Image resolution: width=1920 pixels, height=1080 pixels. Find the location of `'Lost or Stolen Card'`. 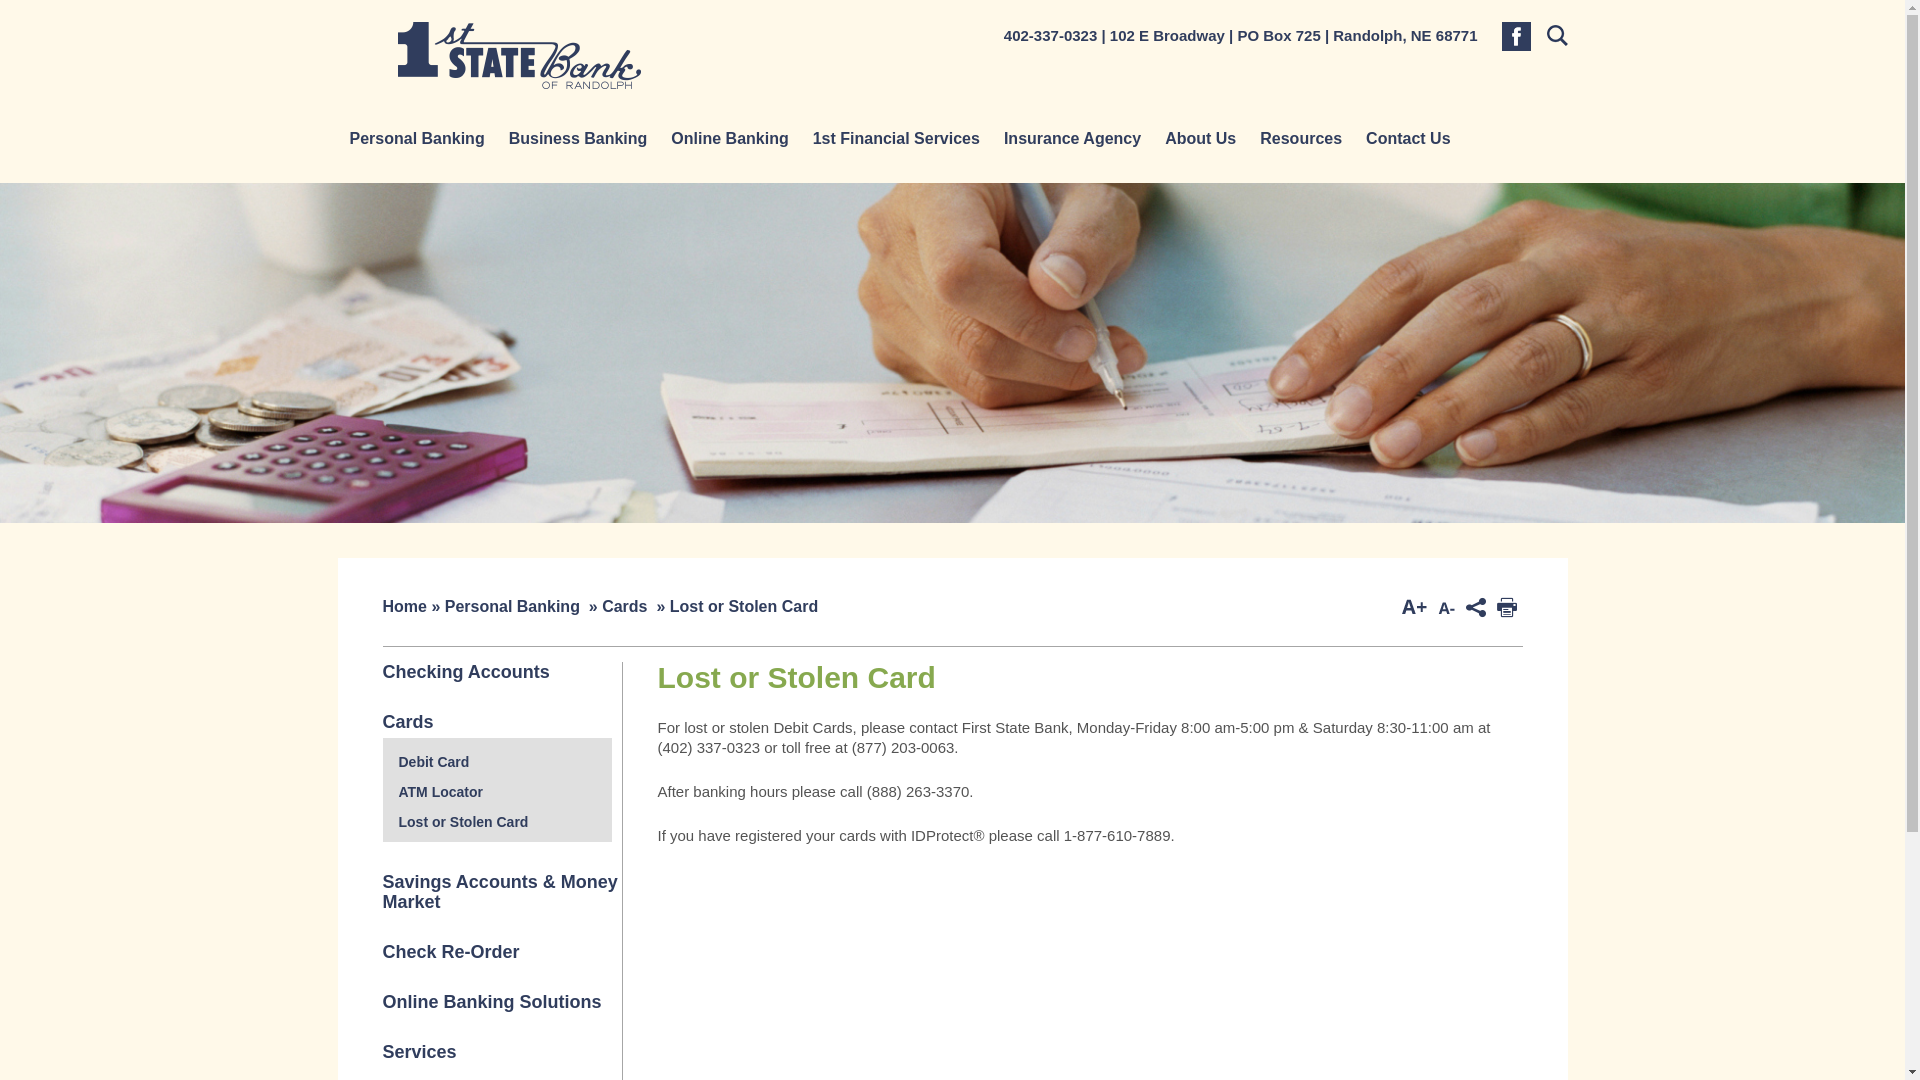

'Lost or Stolen Card' is located at coordinates (743, 605).